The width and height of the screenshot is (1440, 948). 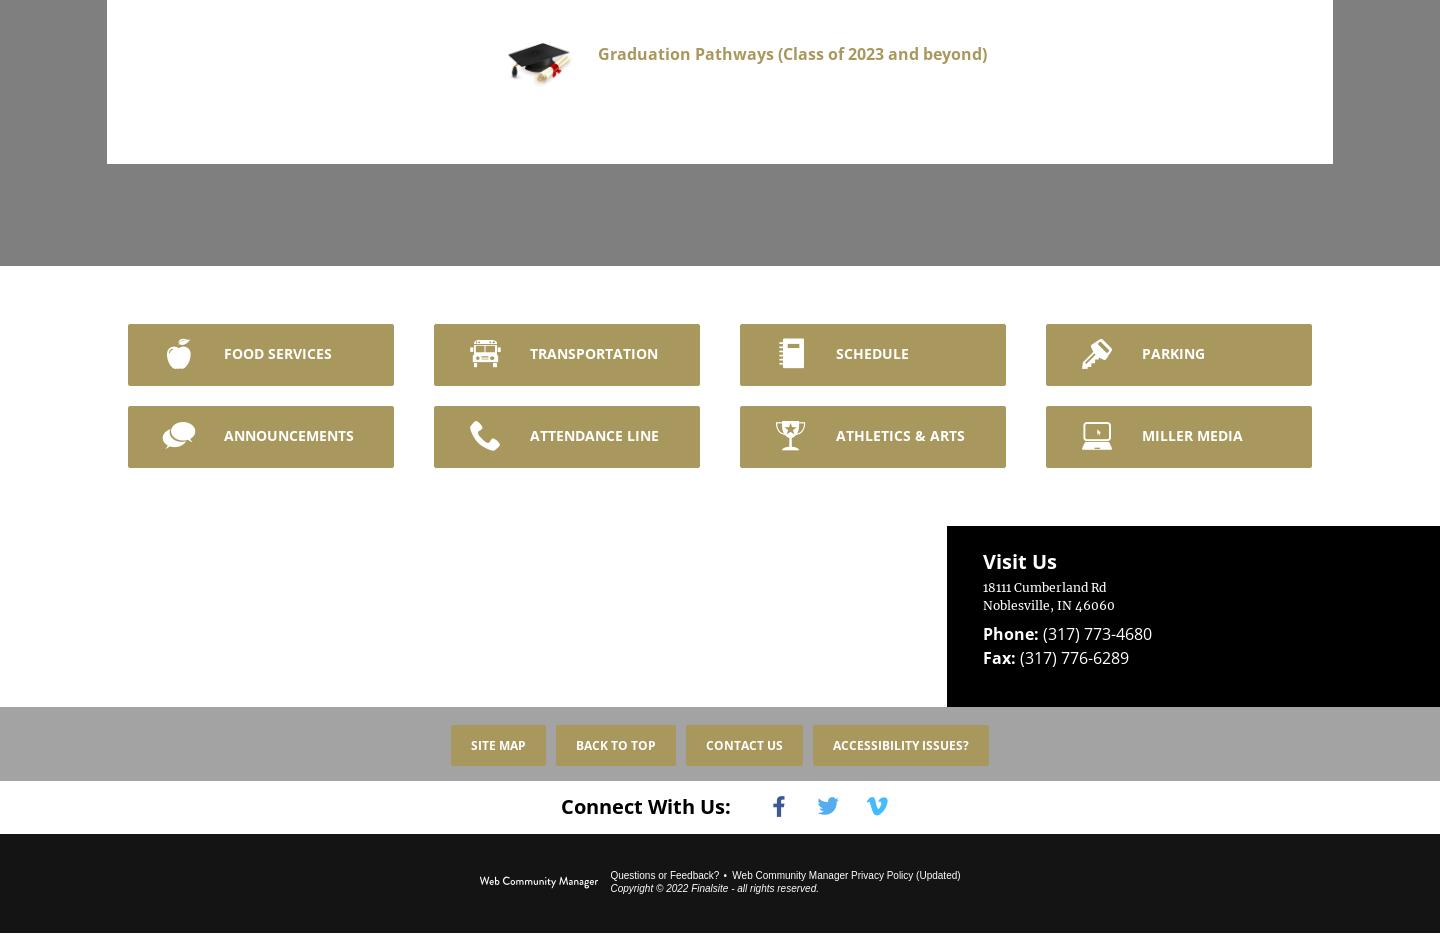 What do you see at coordinates (1095, 620) in the screenshot?
I see `'(317) 773-4680'` at bounding box center [1095, 620].